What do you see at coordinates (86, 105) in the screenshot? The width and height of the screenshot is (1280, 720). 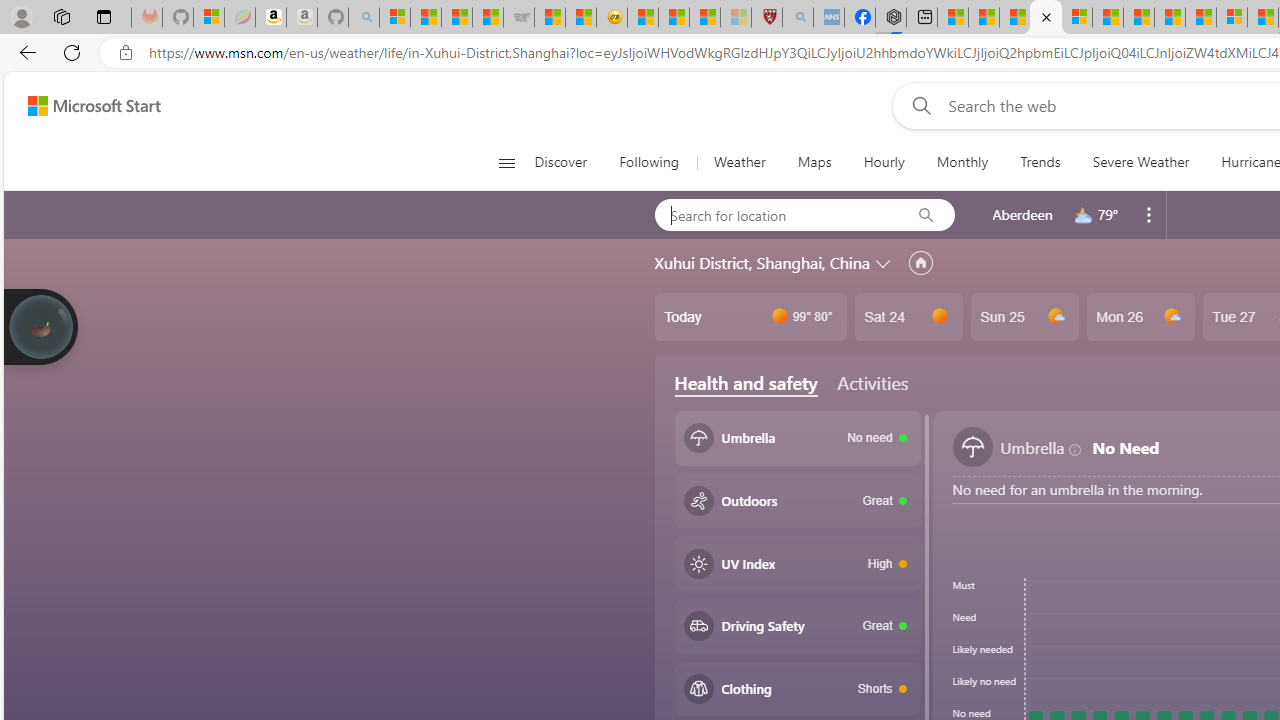 I see `'Skip to content'` at bounding box center [86, 105].